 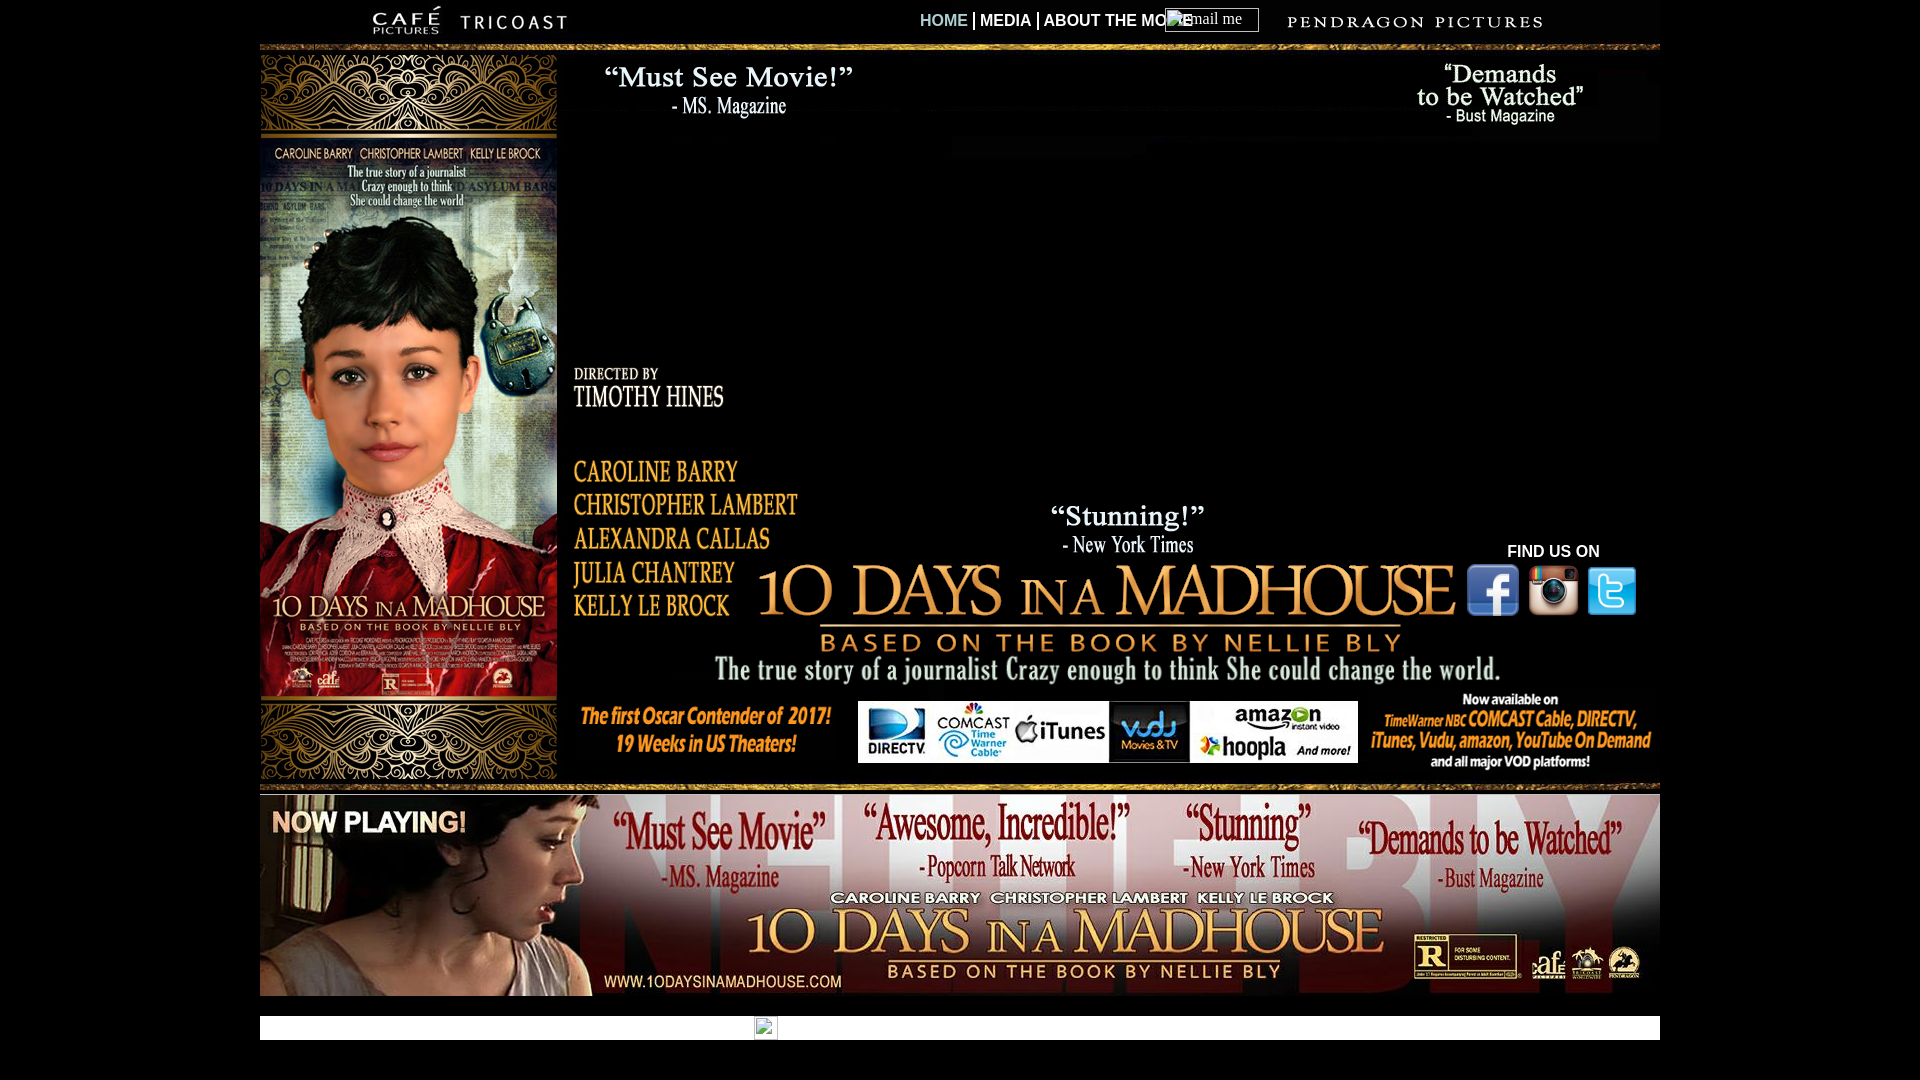 What do you see at coordinates (1068, 1028) in the screenshot?
I see `'for Your Business'` at bounding box center [1068, 1028].